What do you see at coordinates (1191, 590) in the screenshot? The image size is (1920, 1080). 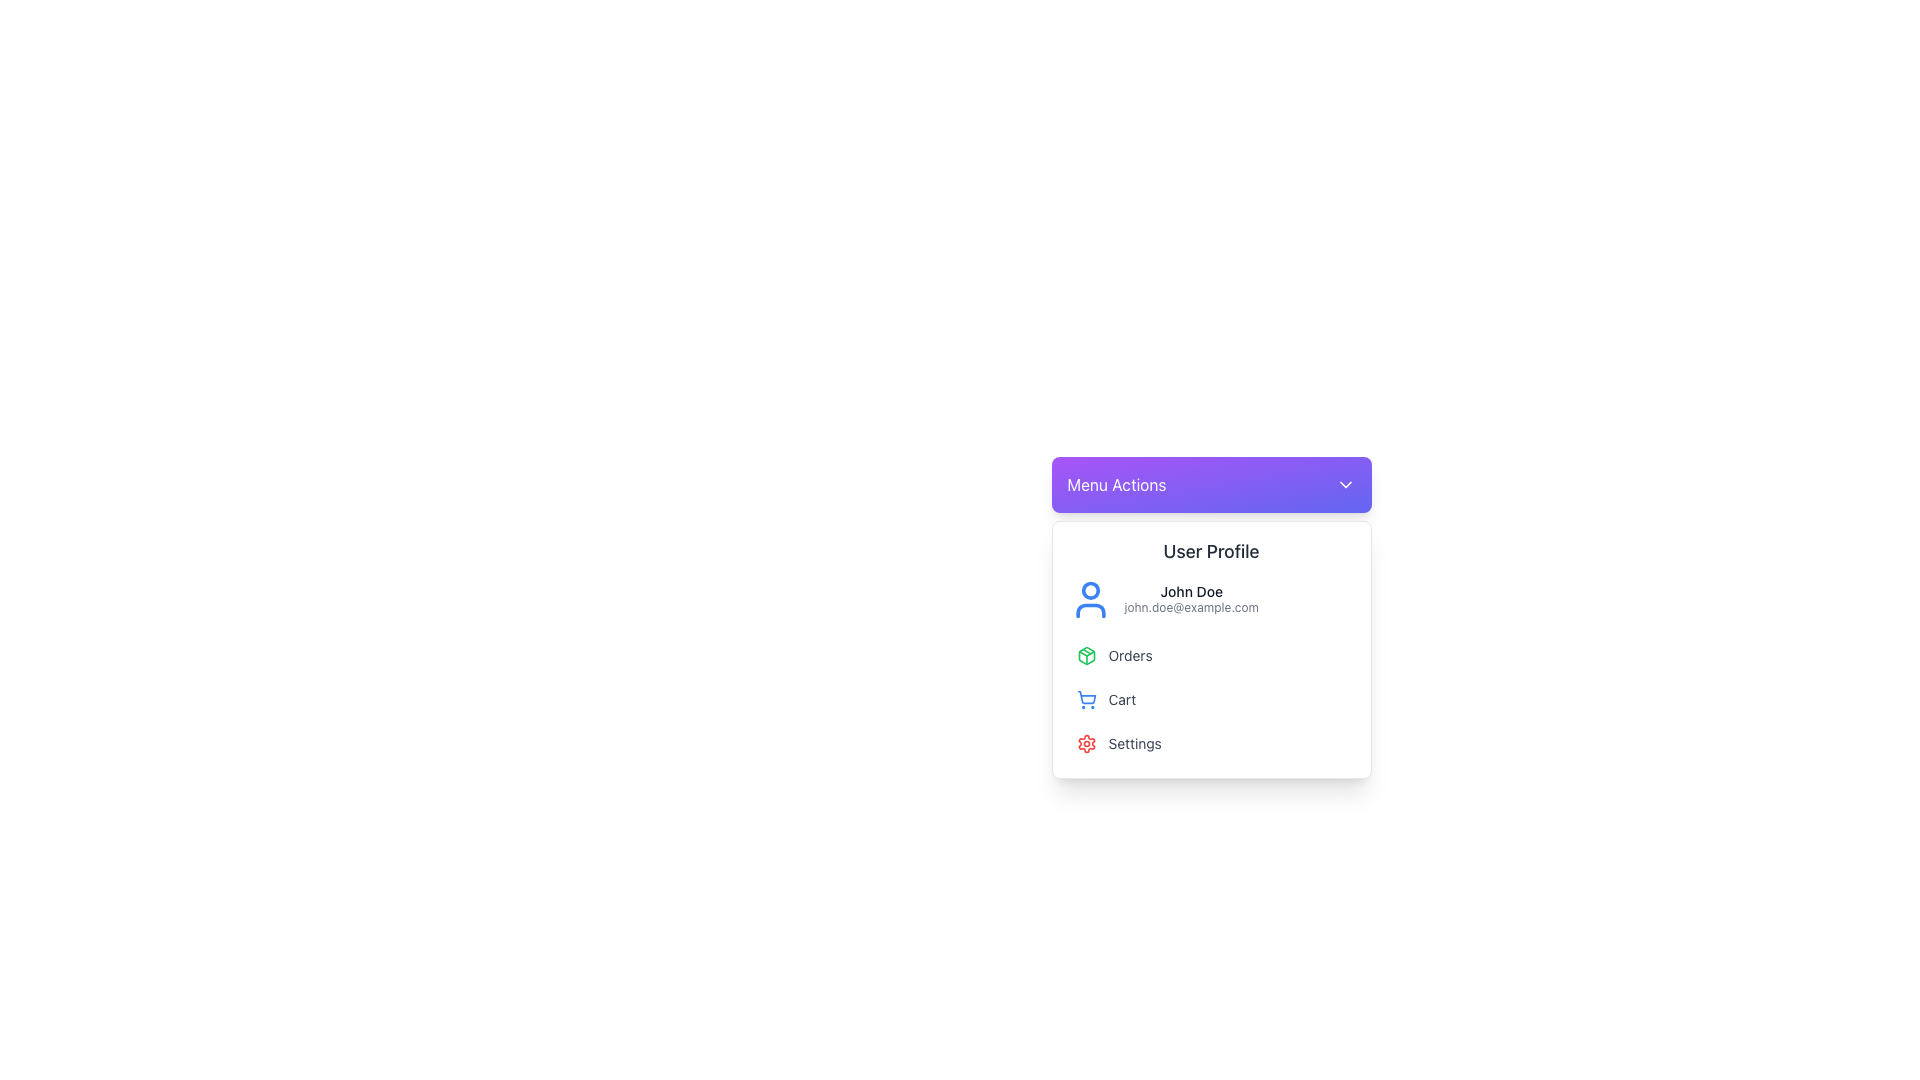 I see `the text label displaying the username 'John Doe' located at the top of the user profile dropdown menu` at bounding box center [1191, 590].